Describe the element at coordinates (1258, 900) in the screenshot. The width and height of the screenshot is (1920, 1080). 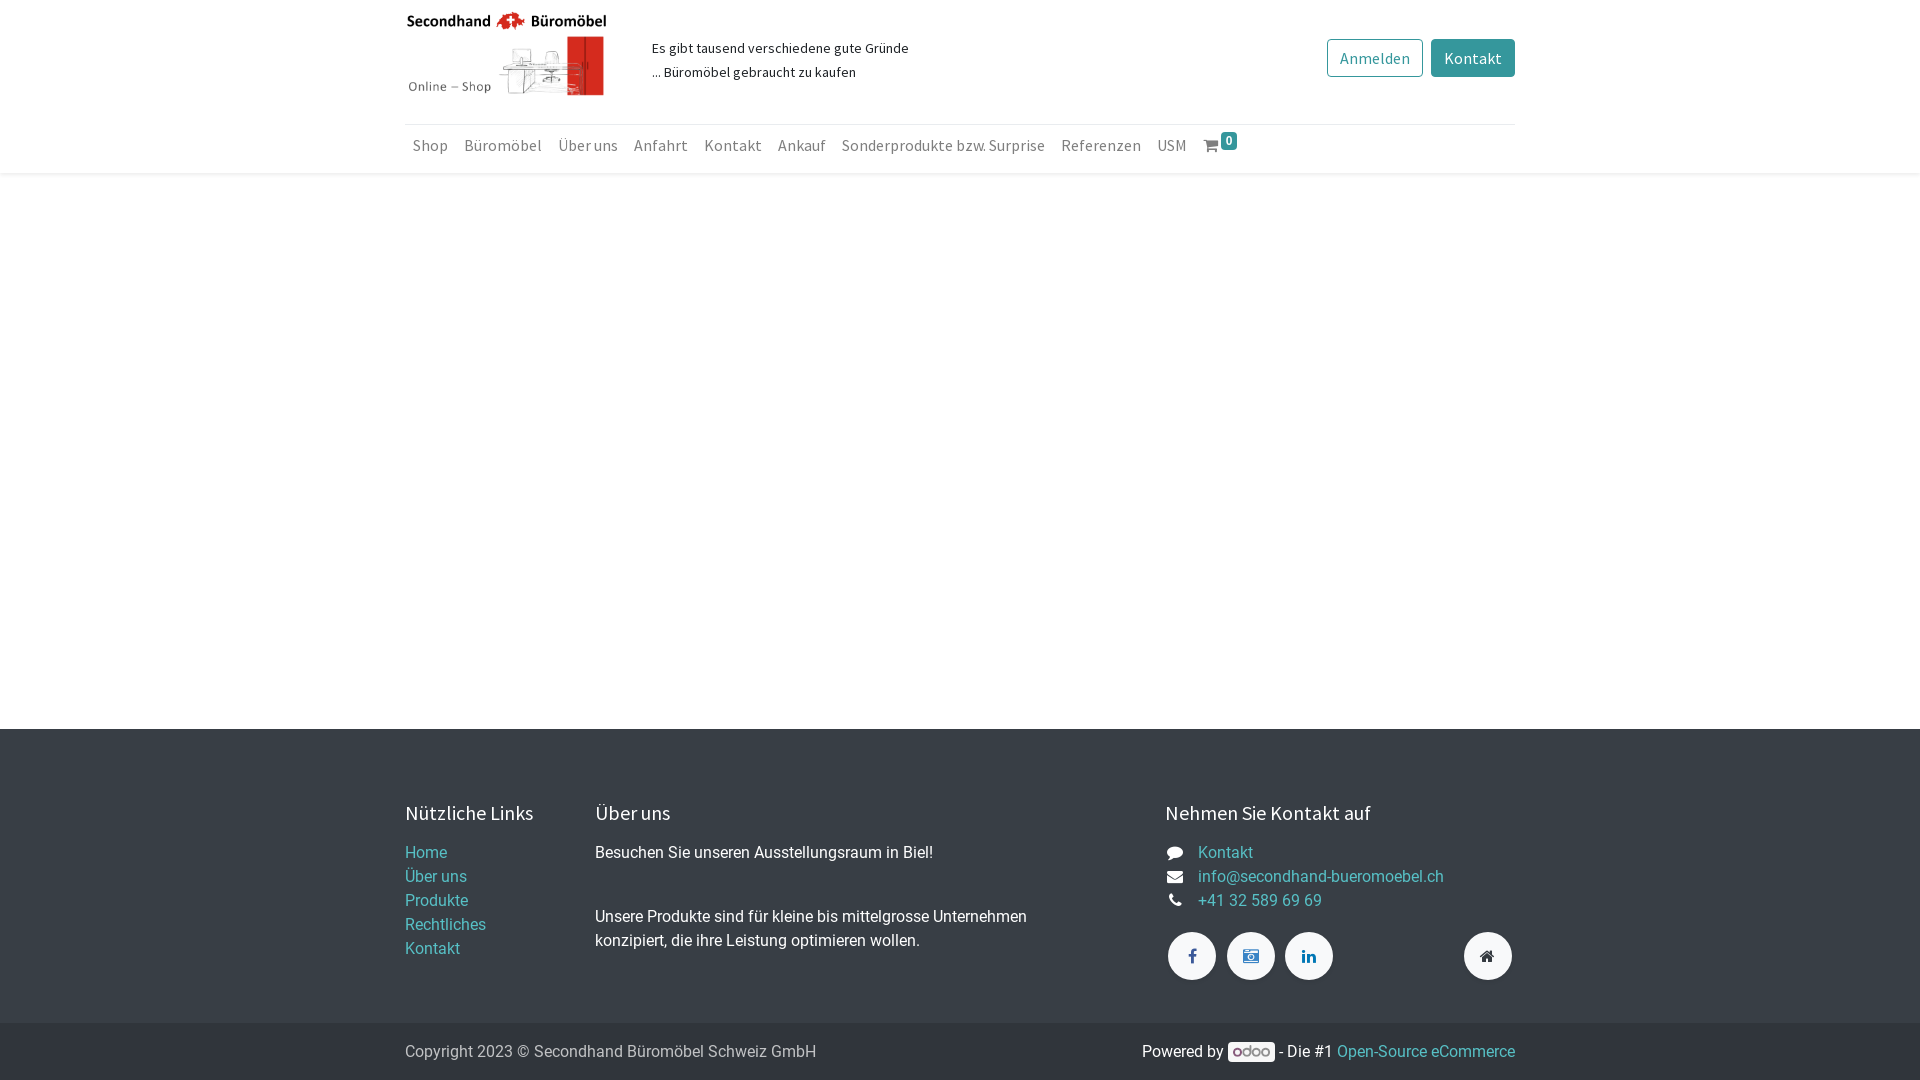
I see `'+41 32 589 69 69'` at that location.